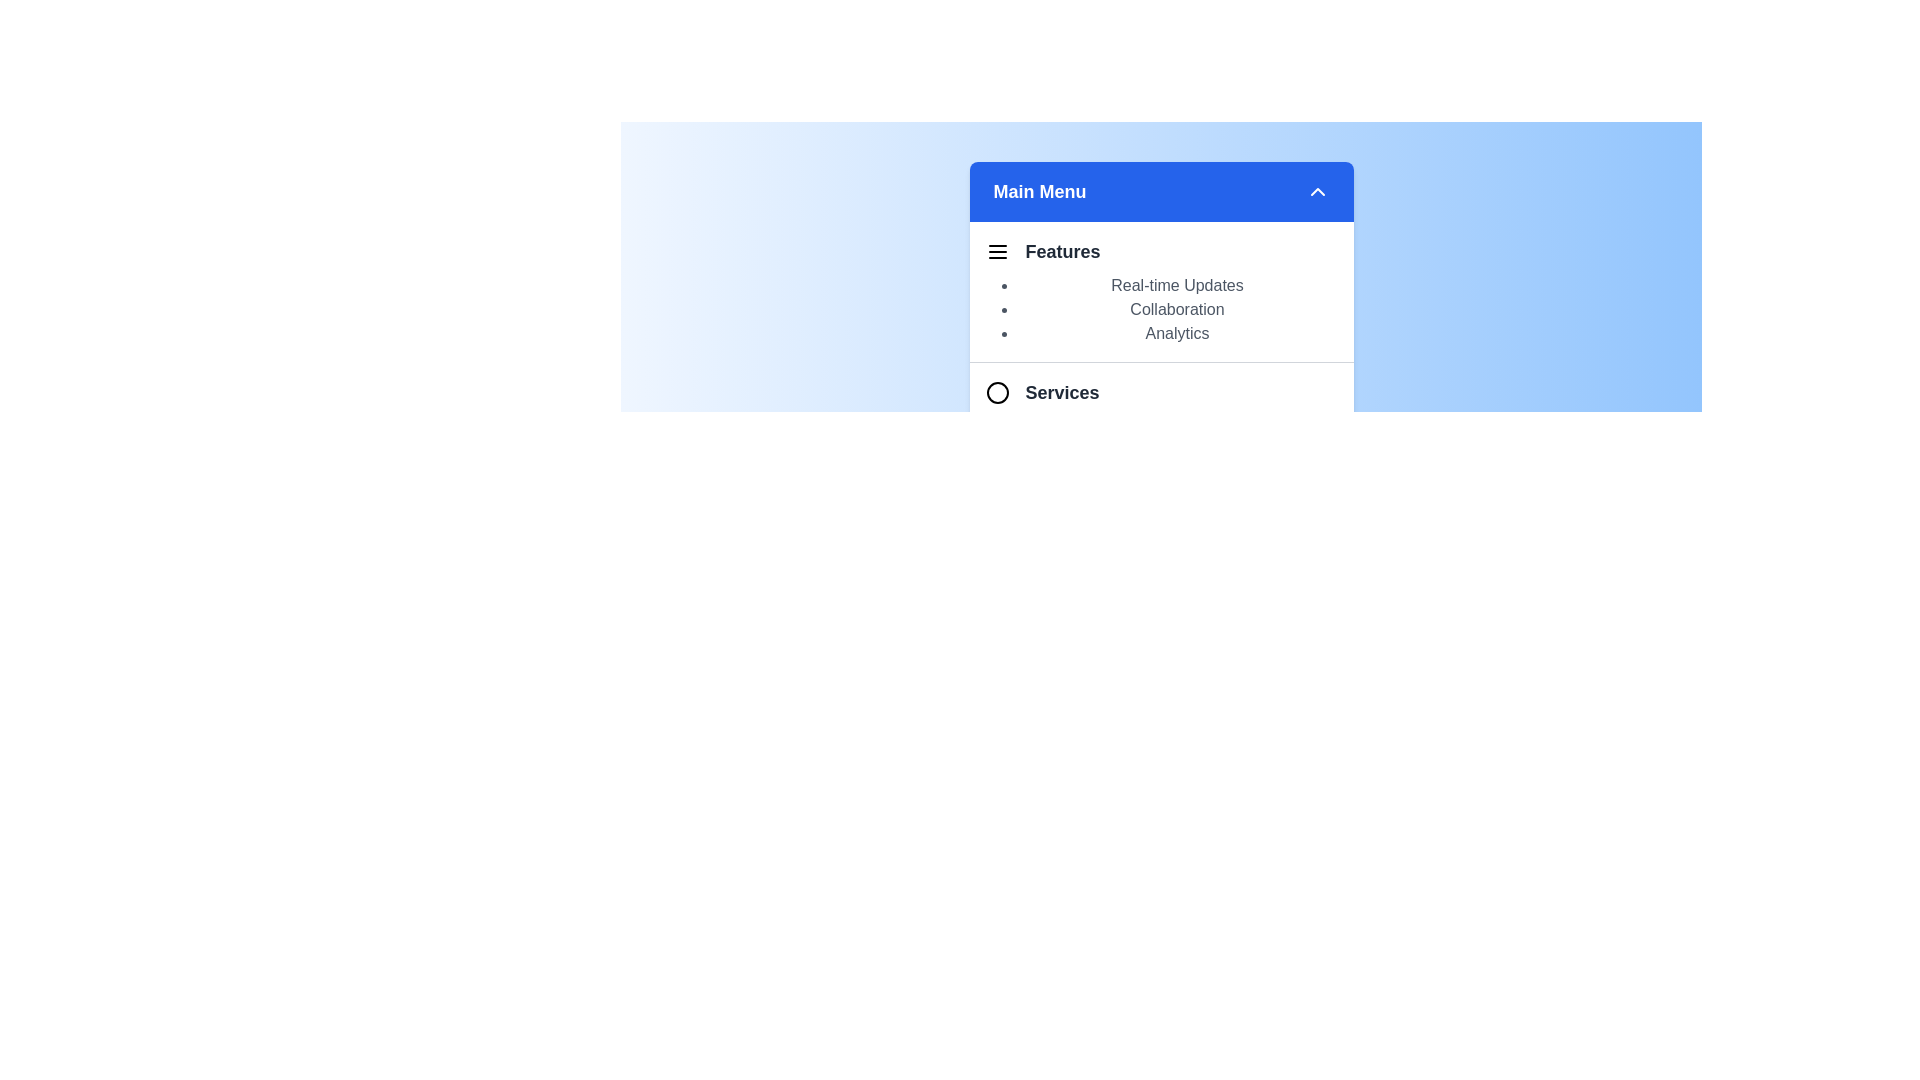 The height and width of the screenshot is (1080, 1920). I want to click on the section header Services to toggle its visibility, so click(1161, 397).